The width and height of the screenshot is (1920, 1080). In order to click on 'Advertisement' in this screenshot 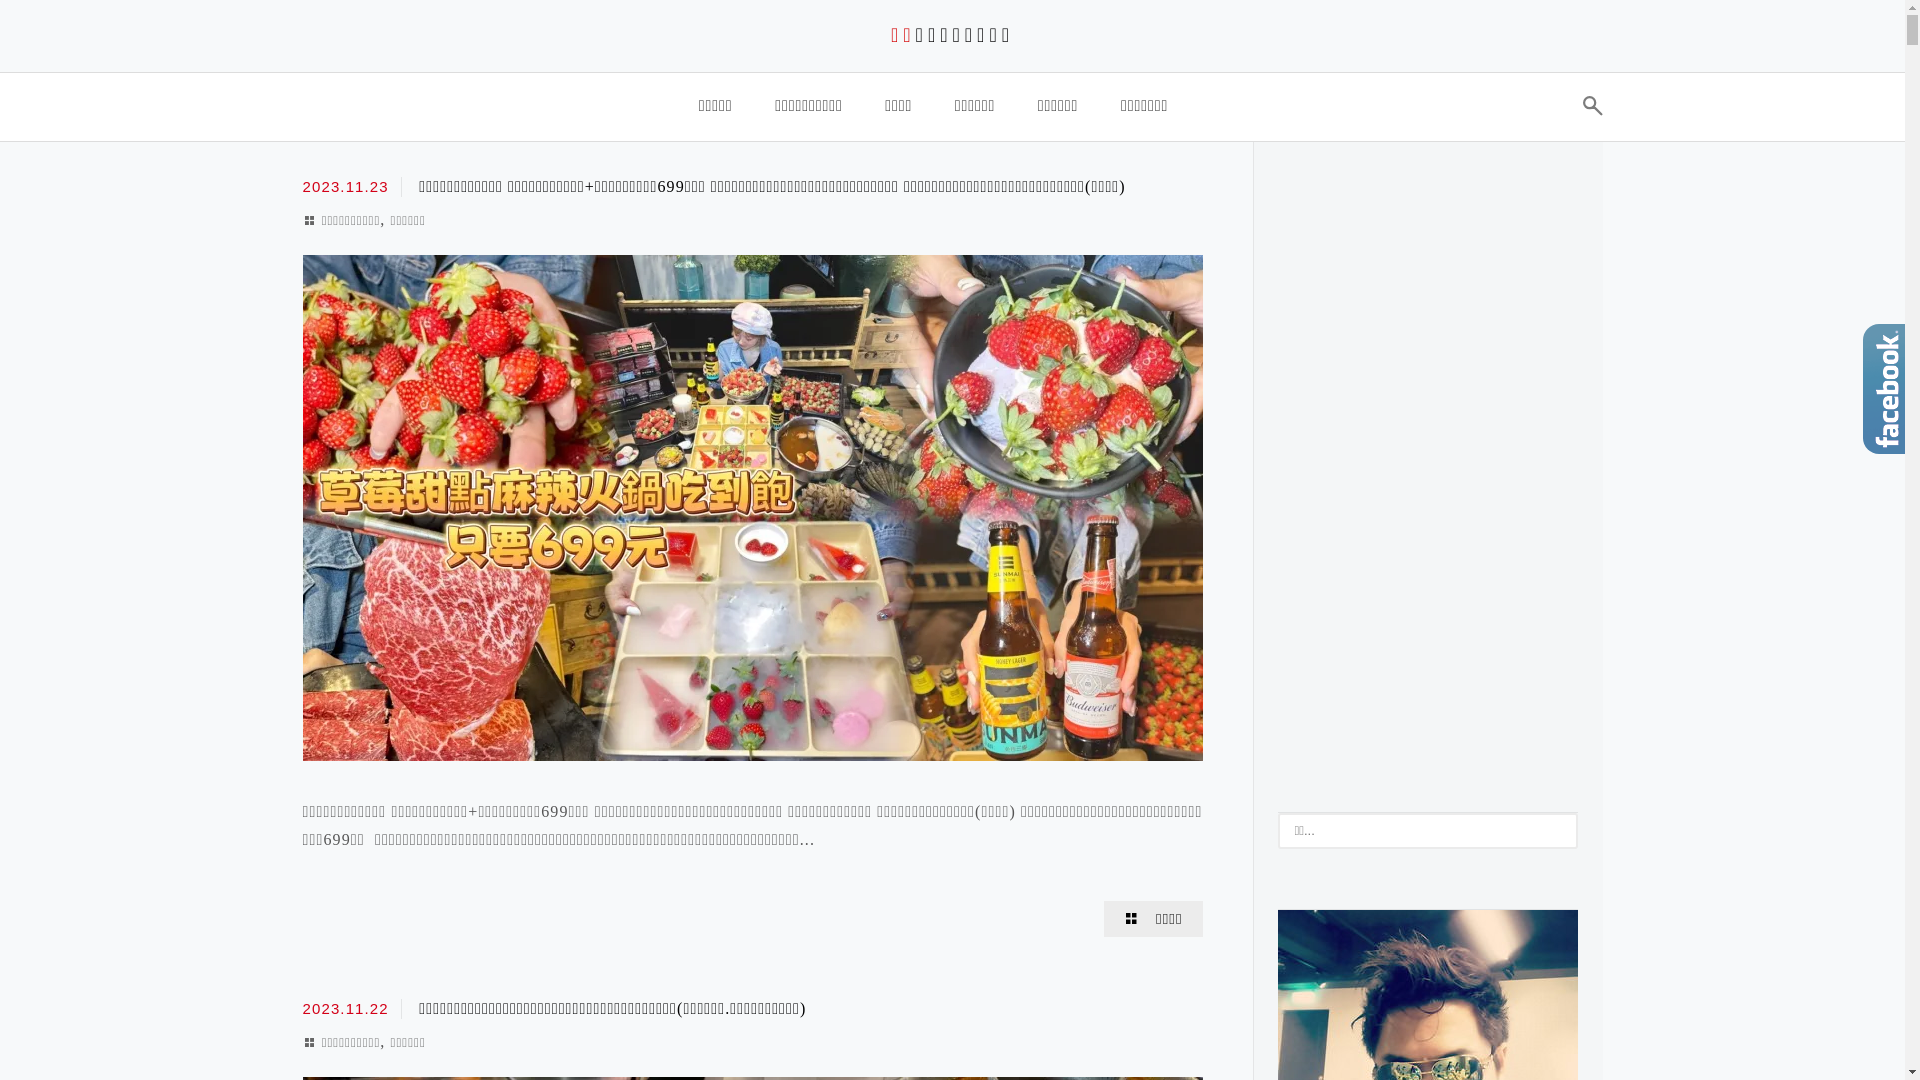, I will do `click(1427, 462)`.